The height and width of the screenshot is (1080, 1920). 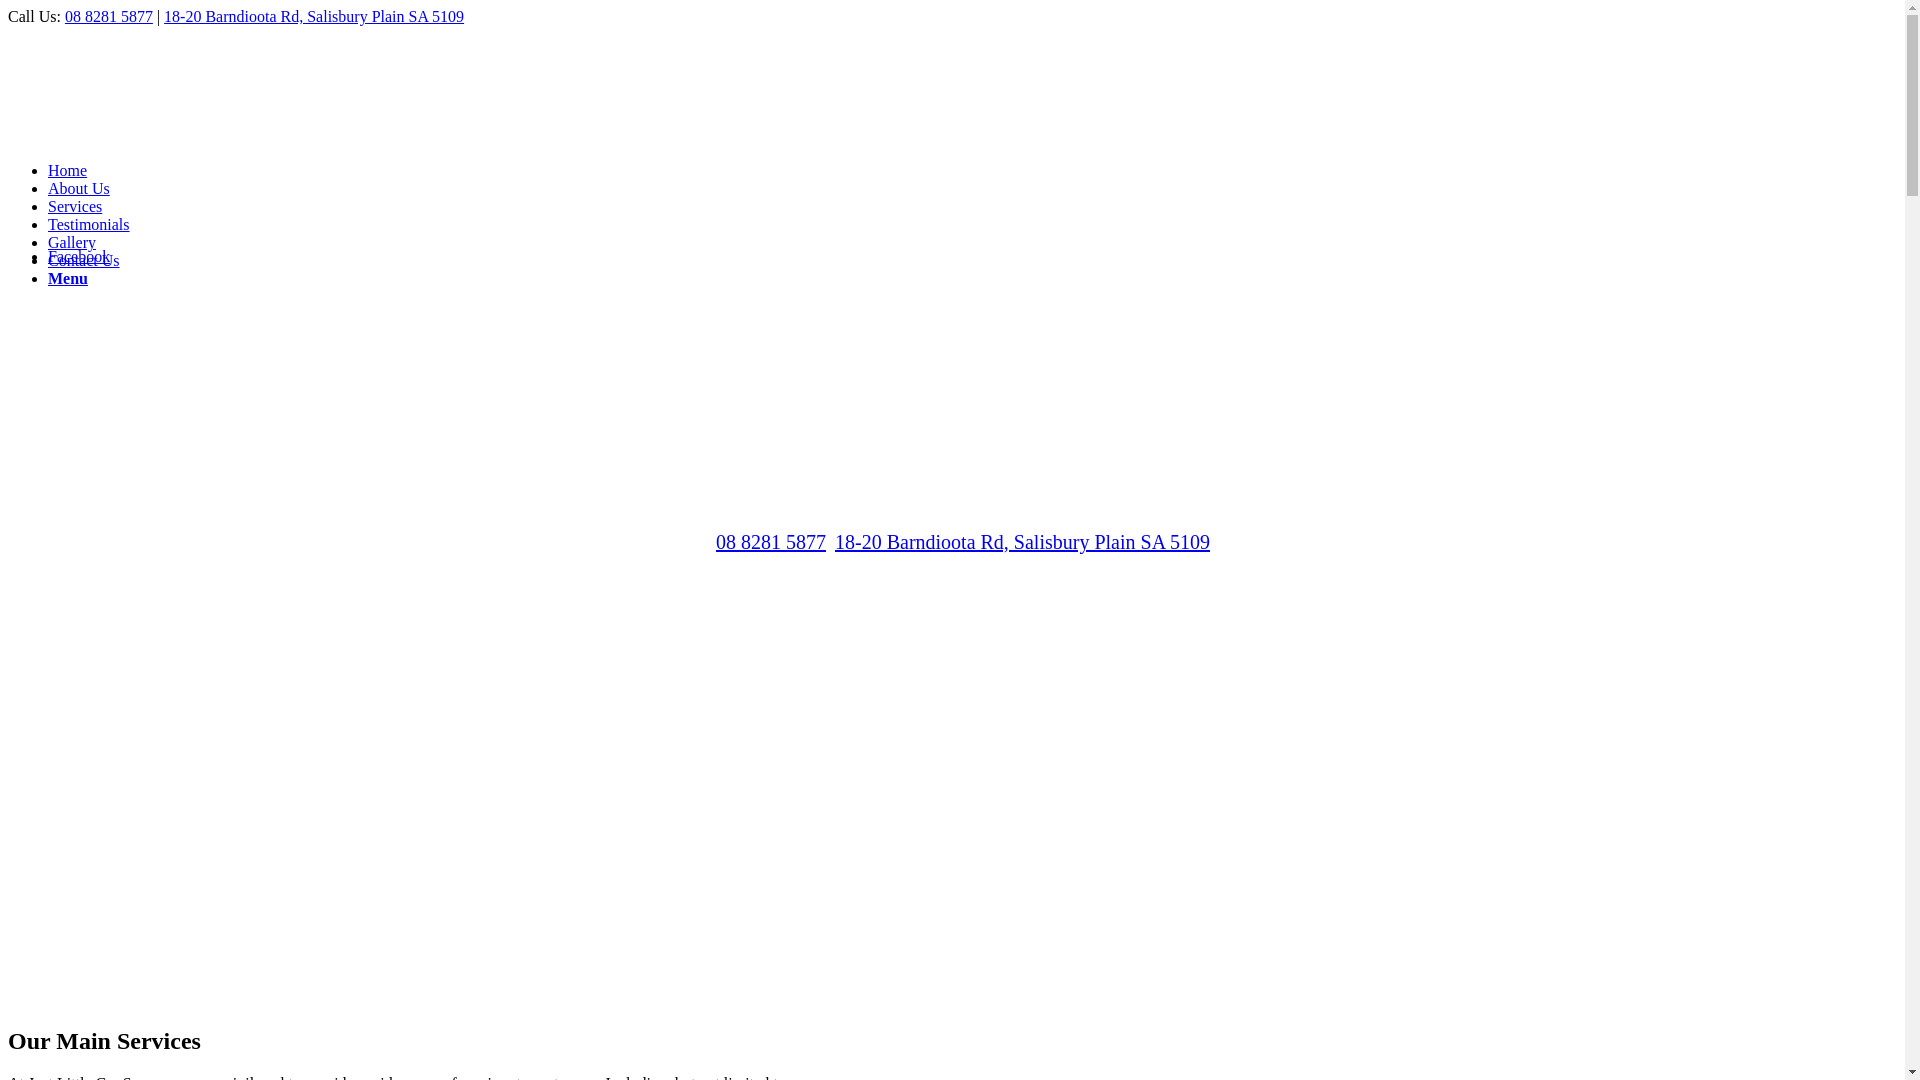 I want to click on 'About Us', so click(x=48, y=188).